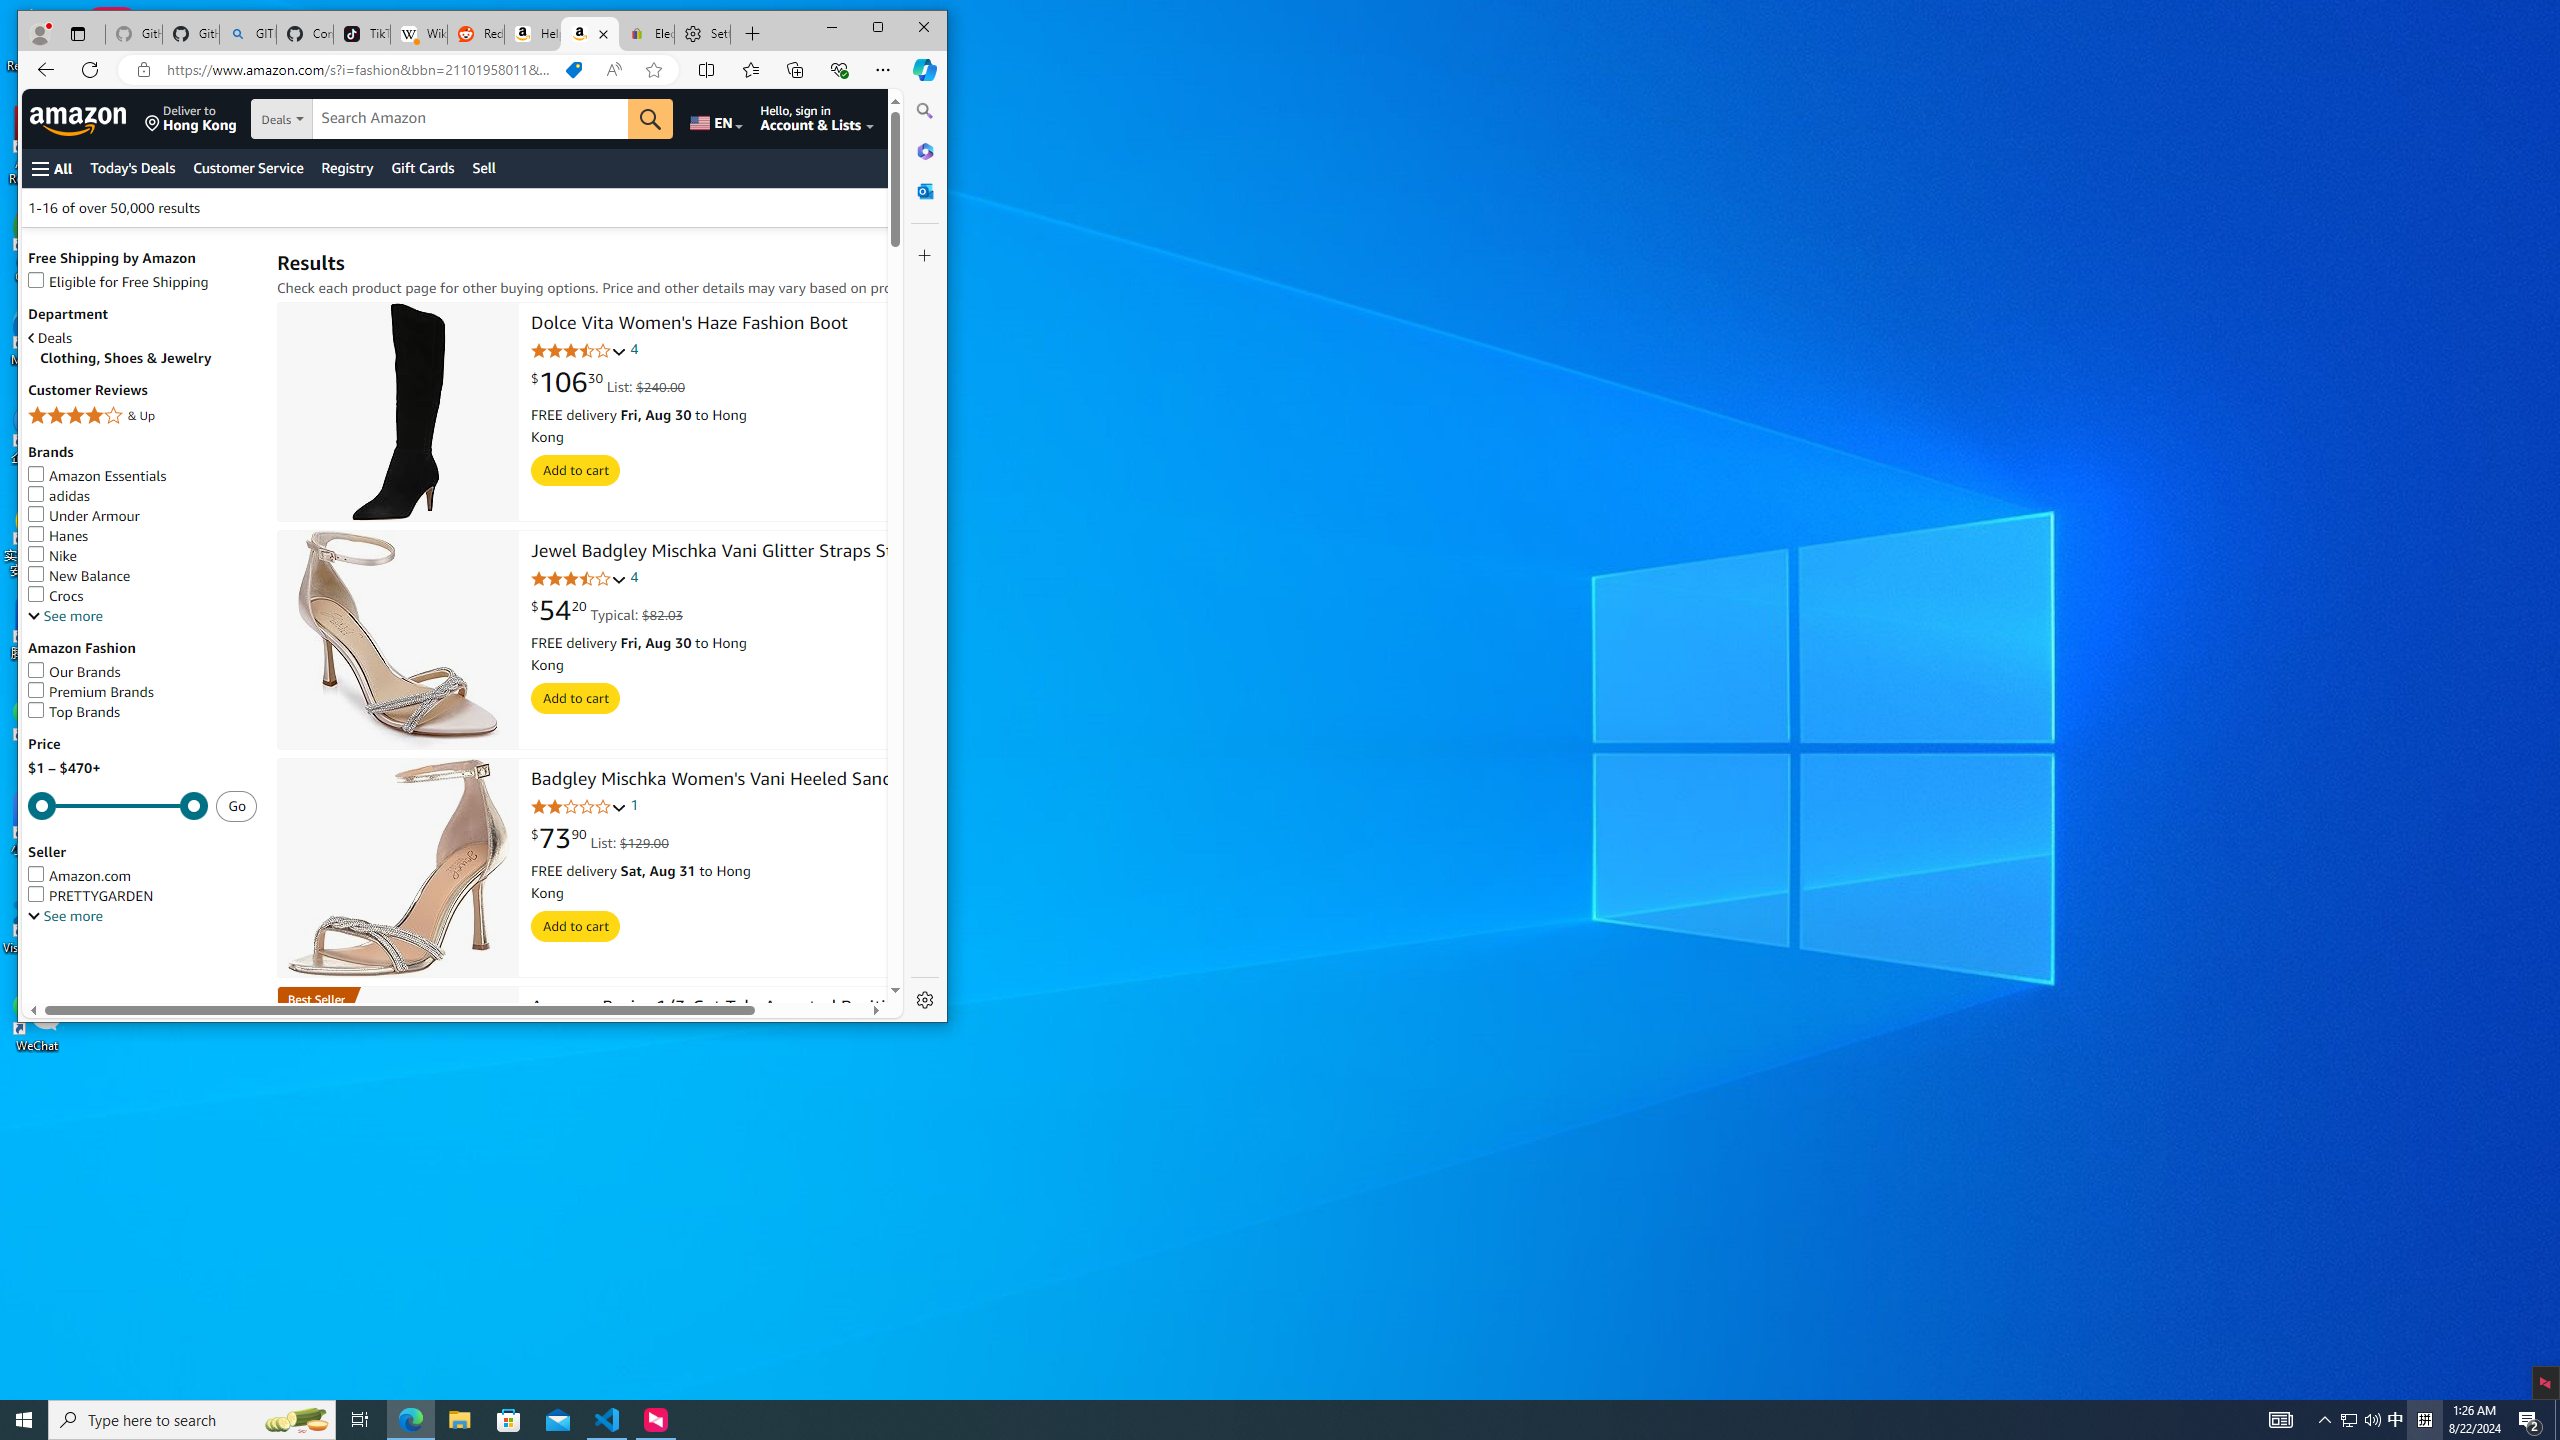 The height and width of the screenshot is (1440, 2560). I want to click on '$73.90 List: $129.00', so click(599, 838).